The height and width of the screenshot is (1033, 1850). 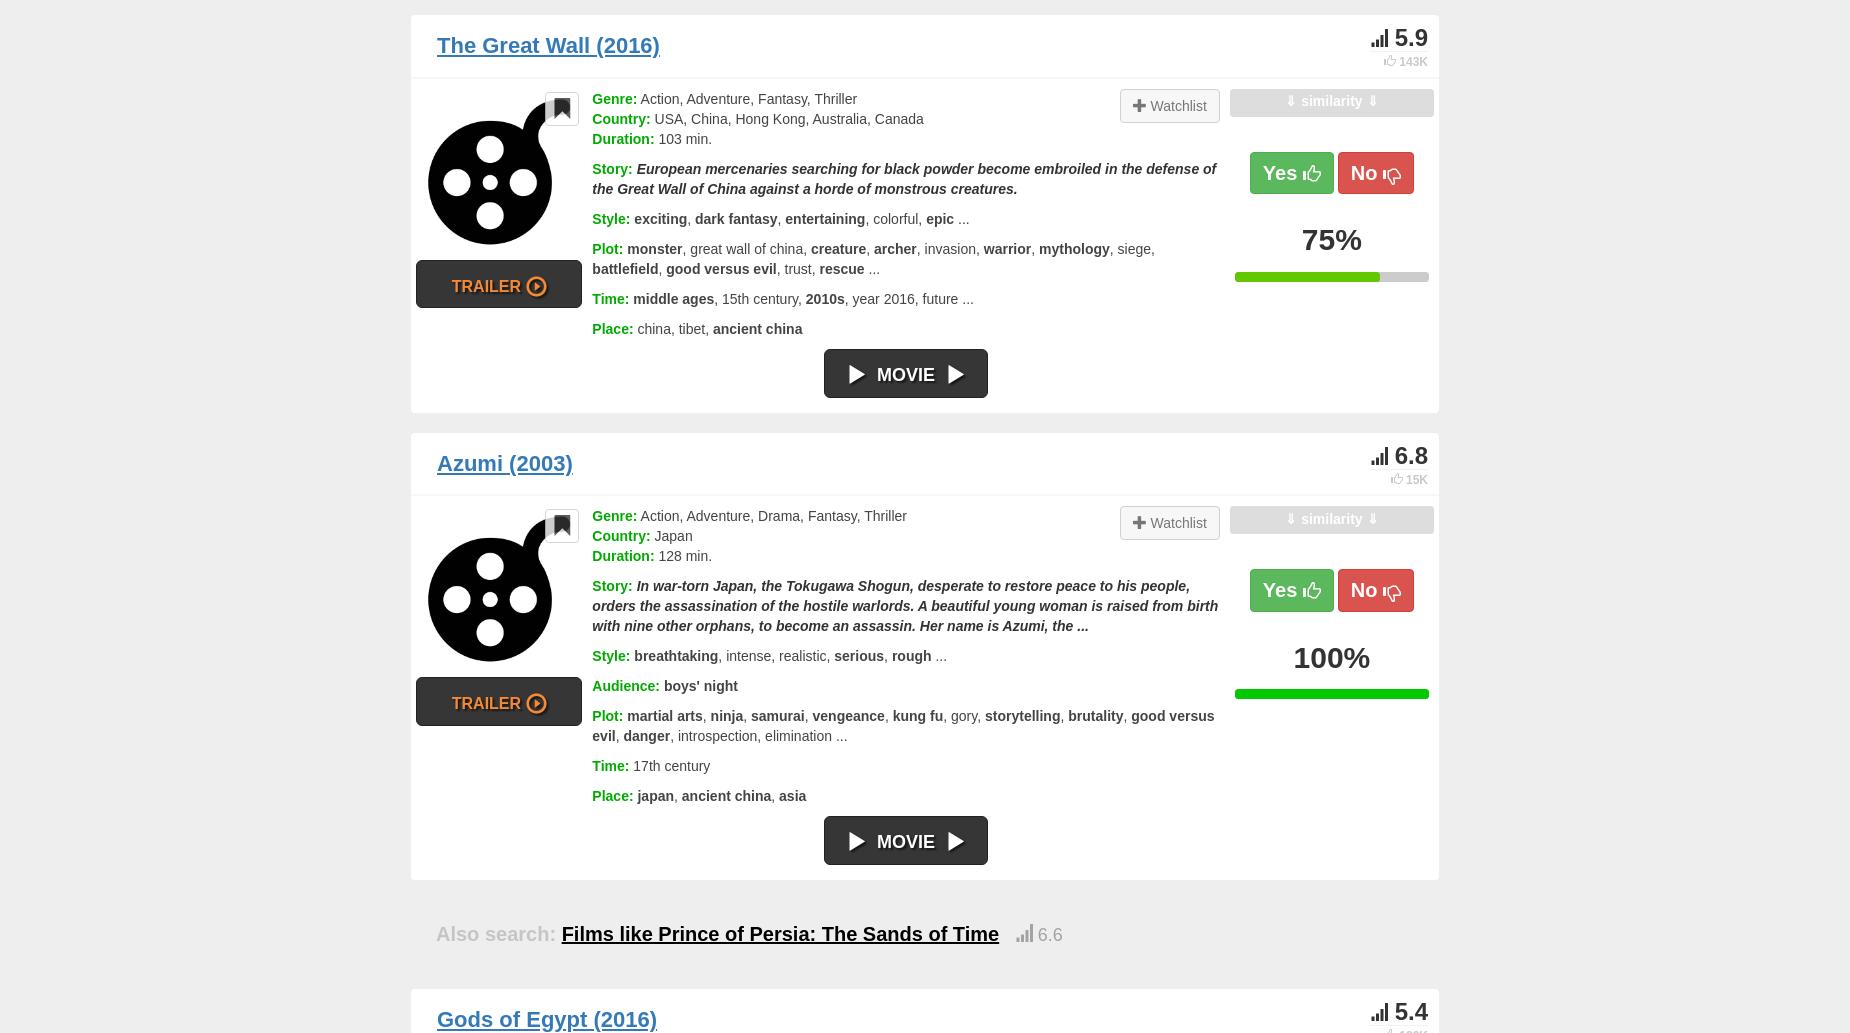 What do you see at coordinates (1393, 37) in the screenshot?
I see `'5.9'` at bounding box center [1393, 37].